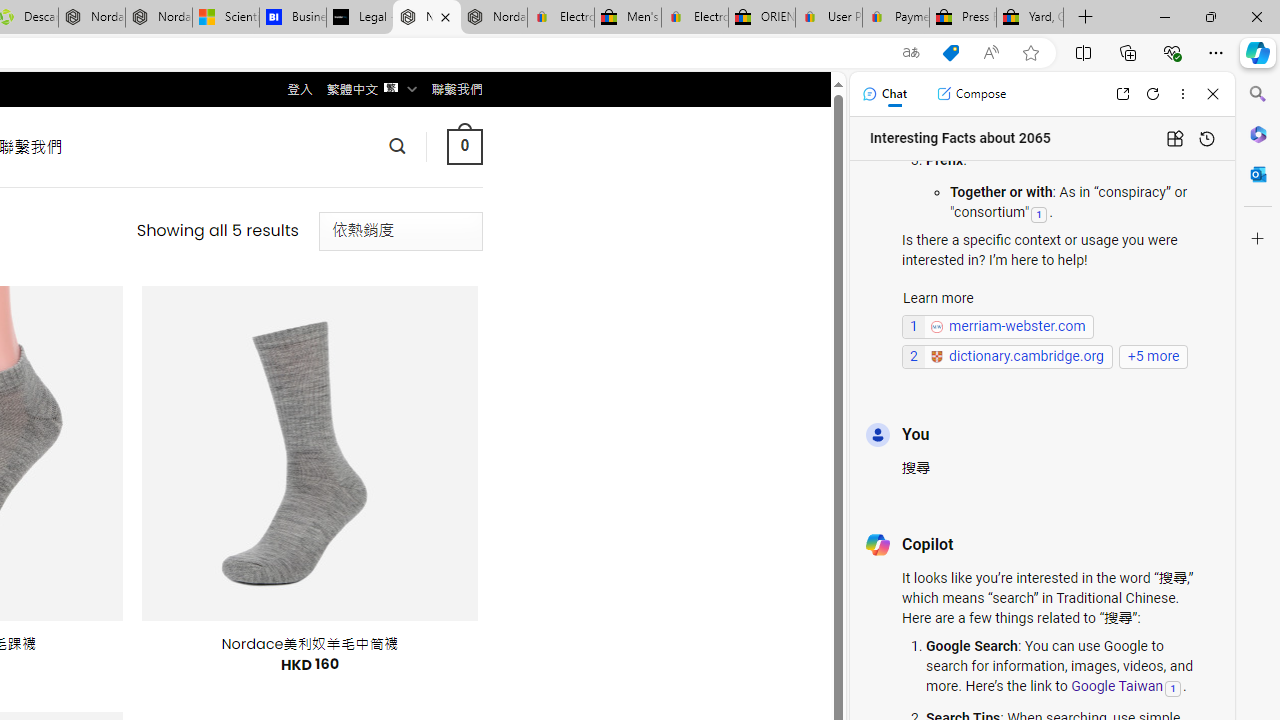 The height and width of the screenshot is (720, 1280). I want to click on 'Nordace - Summer Adventures 2024', so click(91, 17).